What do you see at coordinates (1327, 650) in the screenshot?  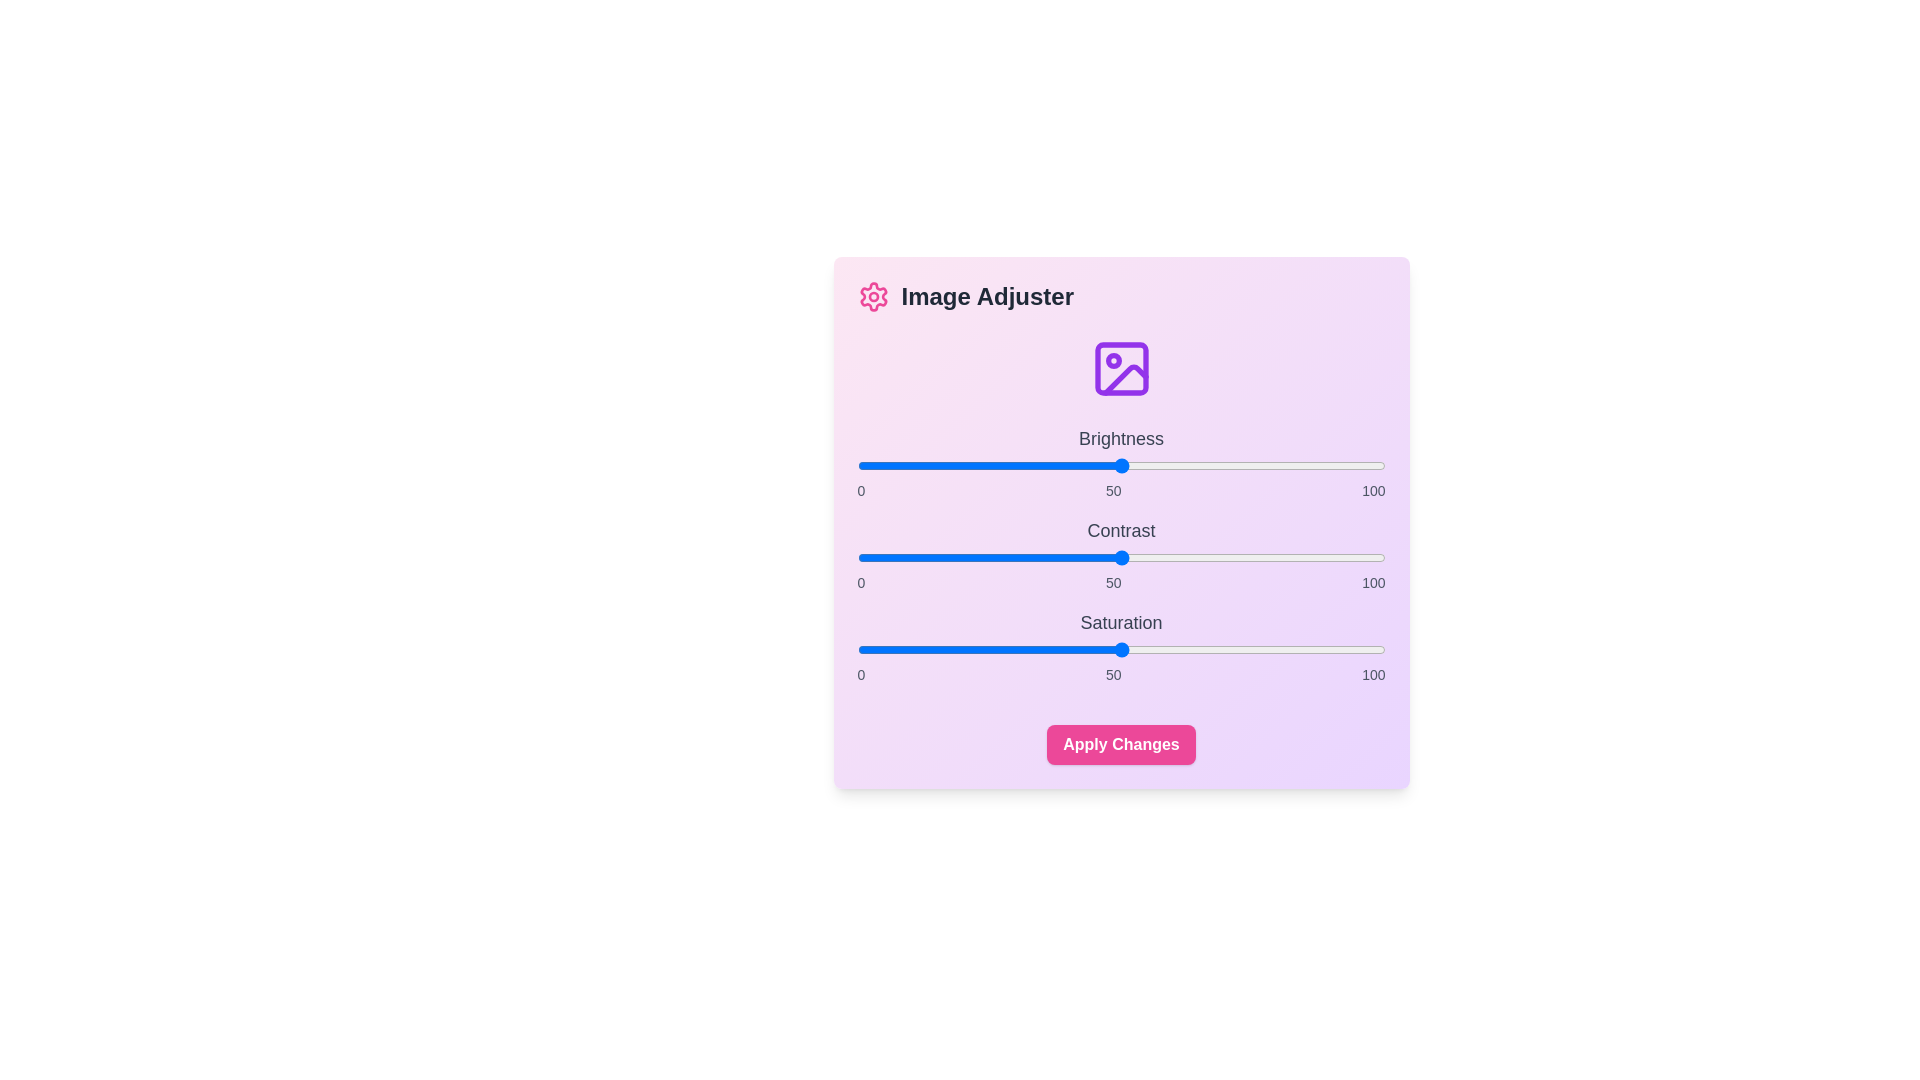 I see `the saturation slider to set the value to 89` at bounding box center [1327, 650].